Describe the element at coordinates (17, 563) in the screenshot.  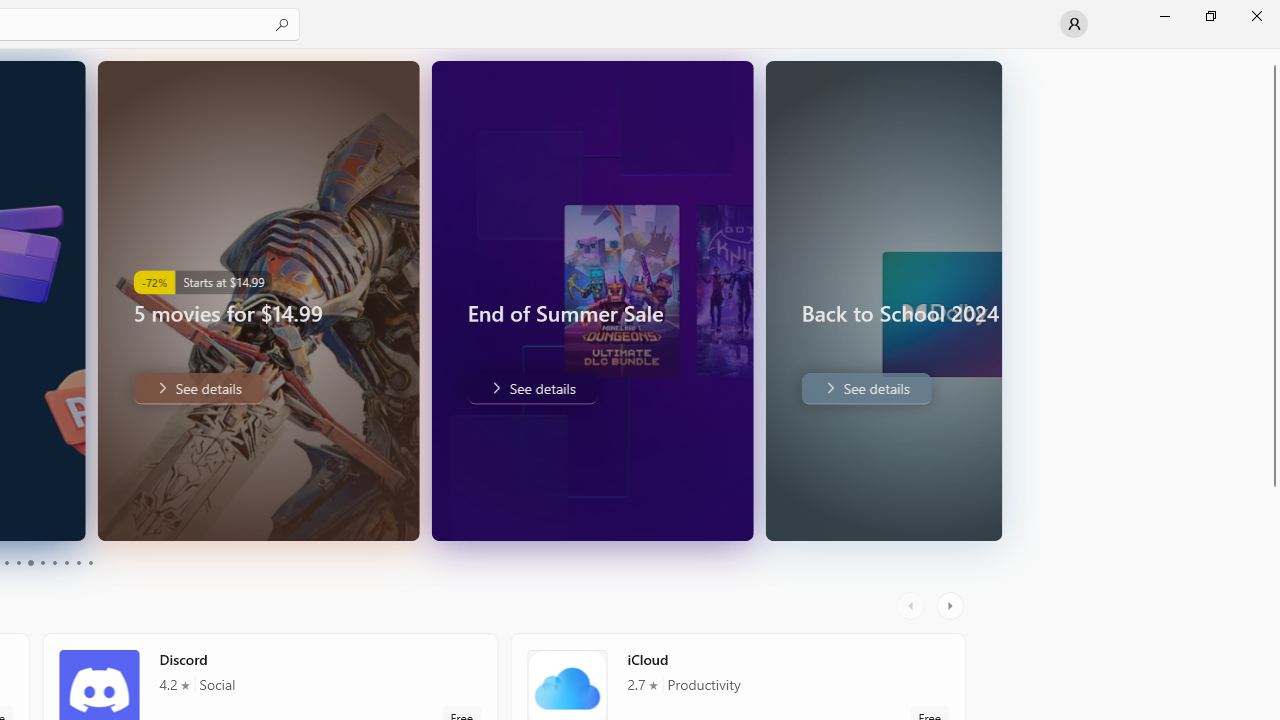
I see `'Page 4'` at that location.